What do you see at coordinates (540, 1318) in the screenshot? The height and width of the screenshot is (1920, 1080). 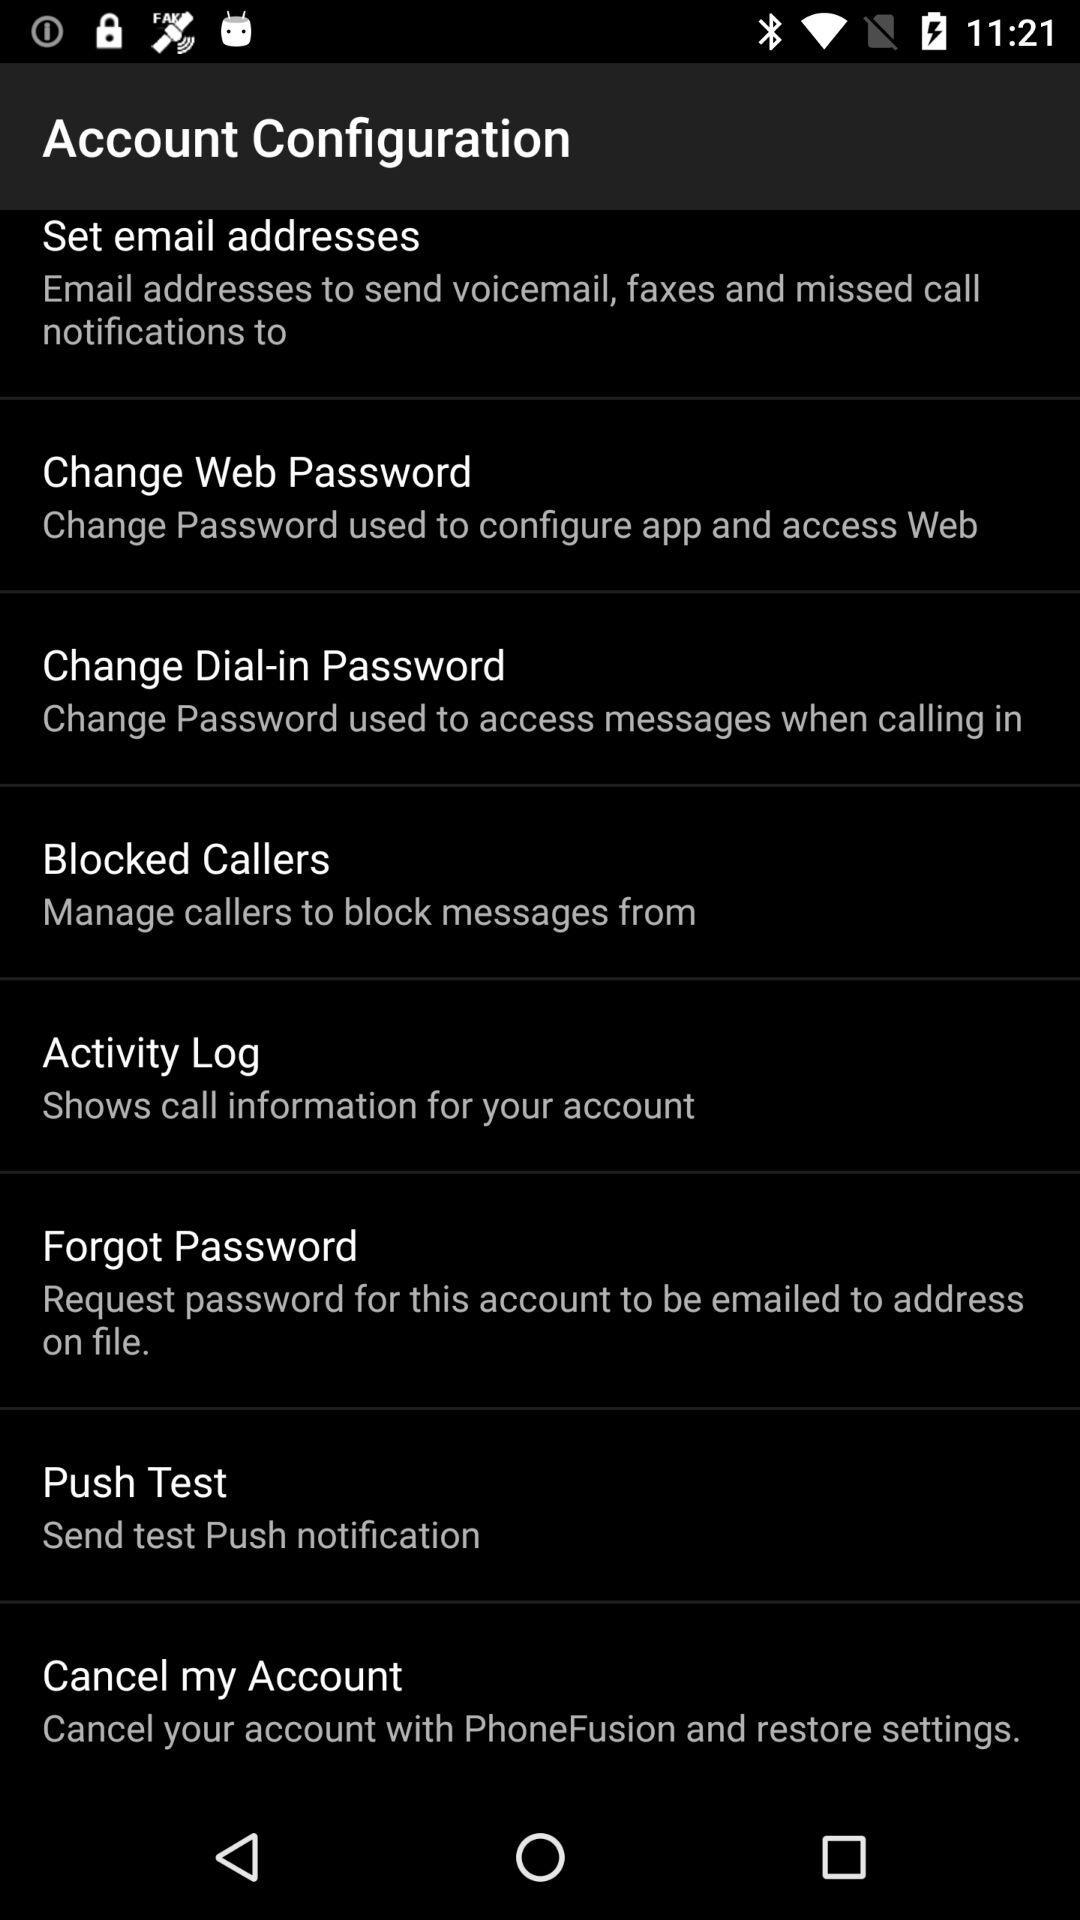 I see `request password for app` at bounding box center [540, 1318].